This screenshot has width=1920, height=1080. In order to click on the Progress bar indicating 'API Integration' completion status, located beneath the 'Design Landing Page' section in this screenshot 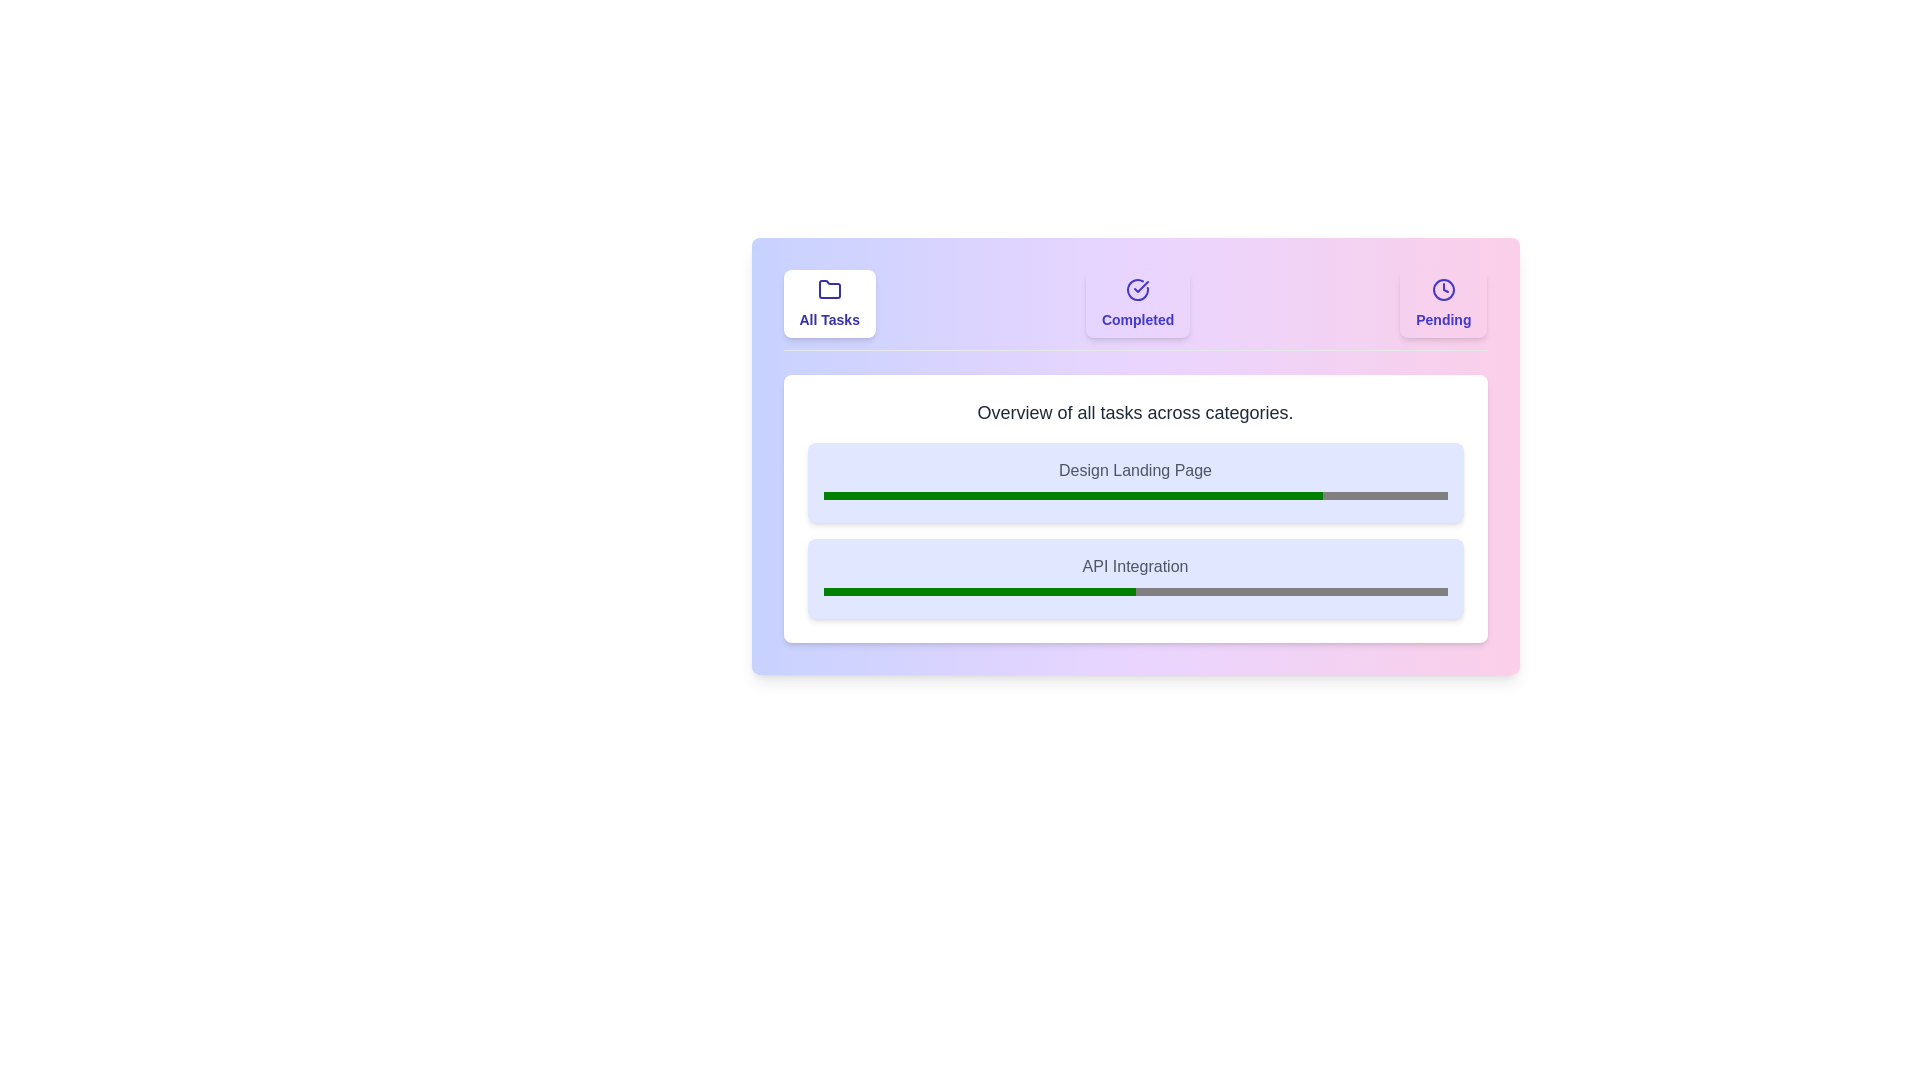, I will do `click(1135, 578)`.